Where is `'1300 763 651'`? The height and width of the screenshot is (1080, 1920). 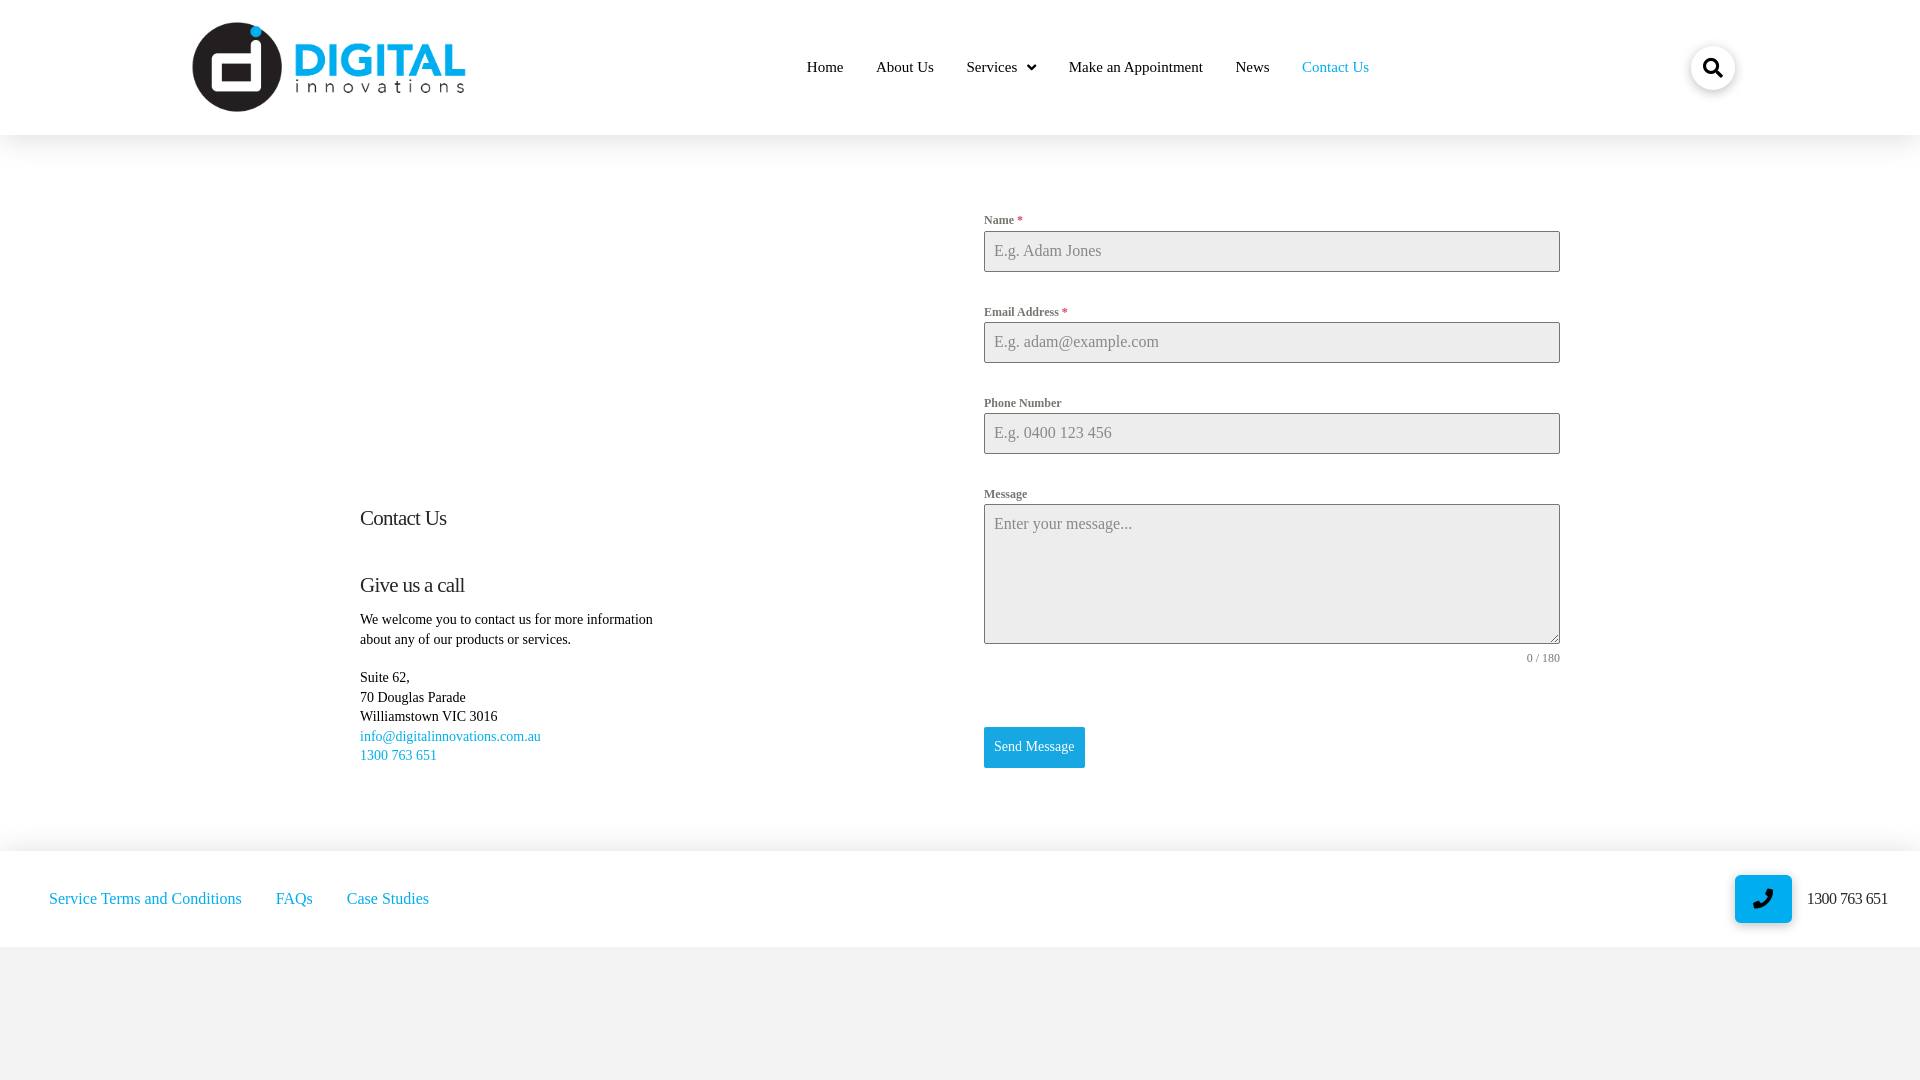
'1300 763 651' is located at coordinates (360, 755).